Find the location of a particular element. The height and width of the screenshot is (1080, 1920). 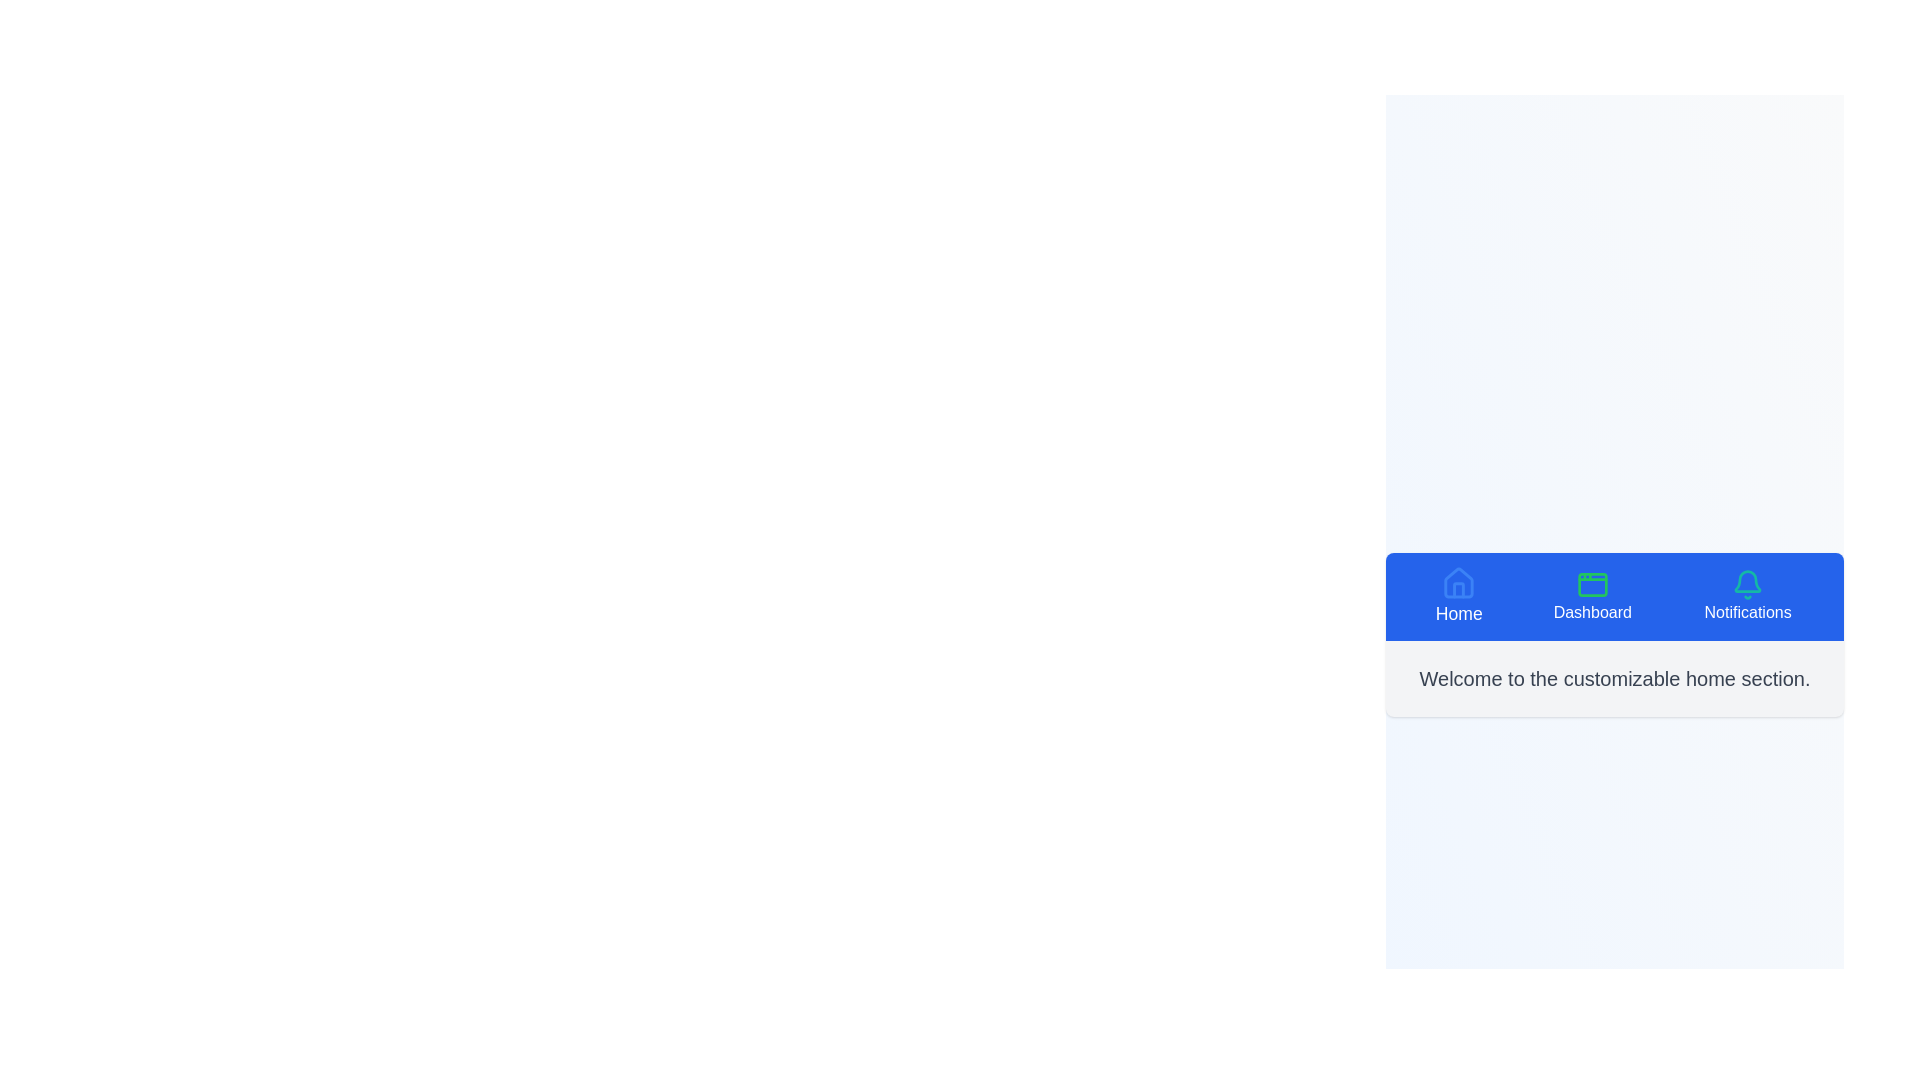

the Home tab in the IconicTabs component is located at coordinates (1459, 596).